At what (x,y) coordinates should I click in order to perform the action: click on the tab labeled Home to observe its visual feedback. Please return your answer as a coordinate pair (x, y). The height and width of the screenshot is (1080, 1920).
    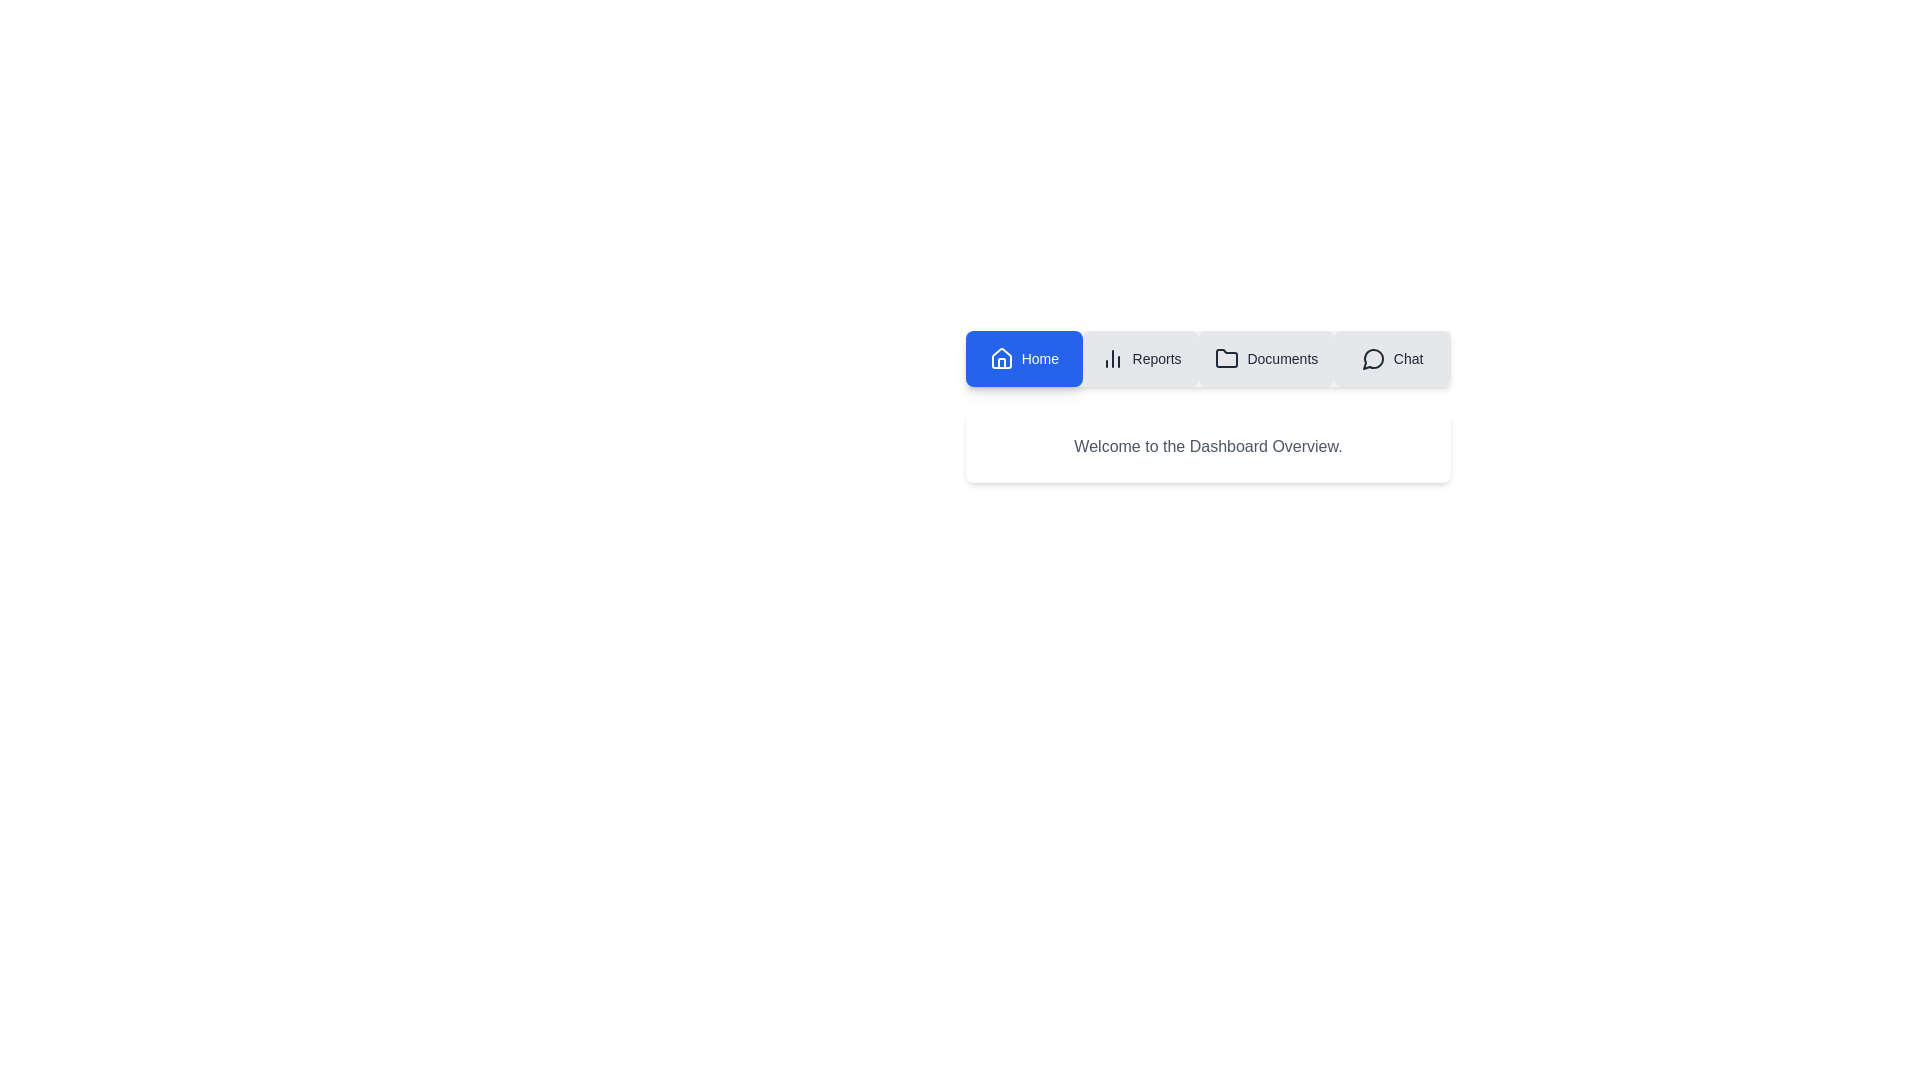
    Looking at the image, I should click on (1024, 357).